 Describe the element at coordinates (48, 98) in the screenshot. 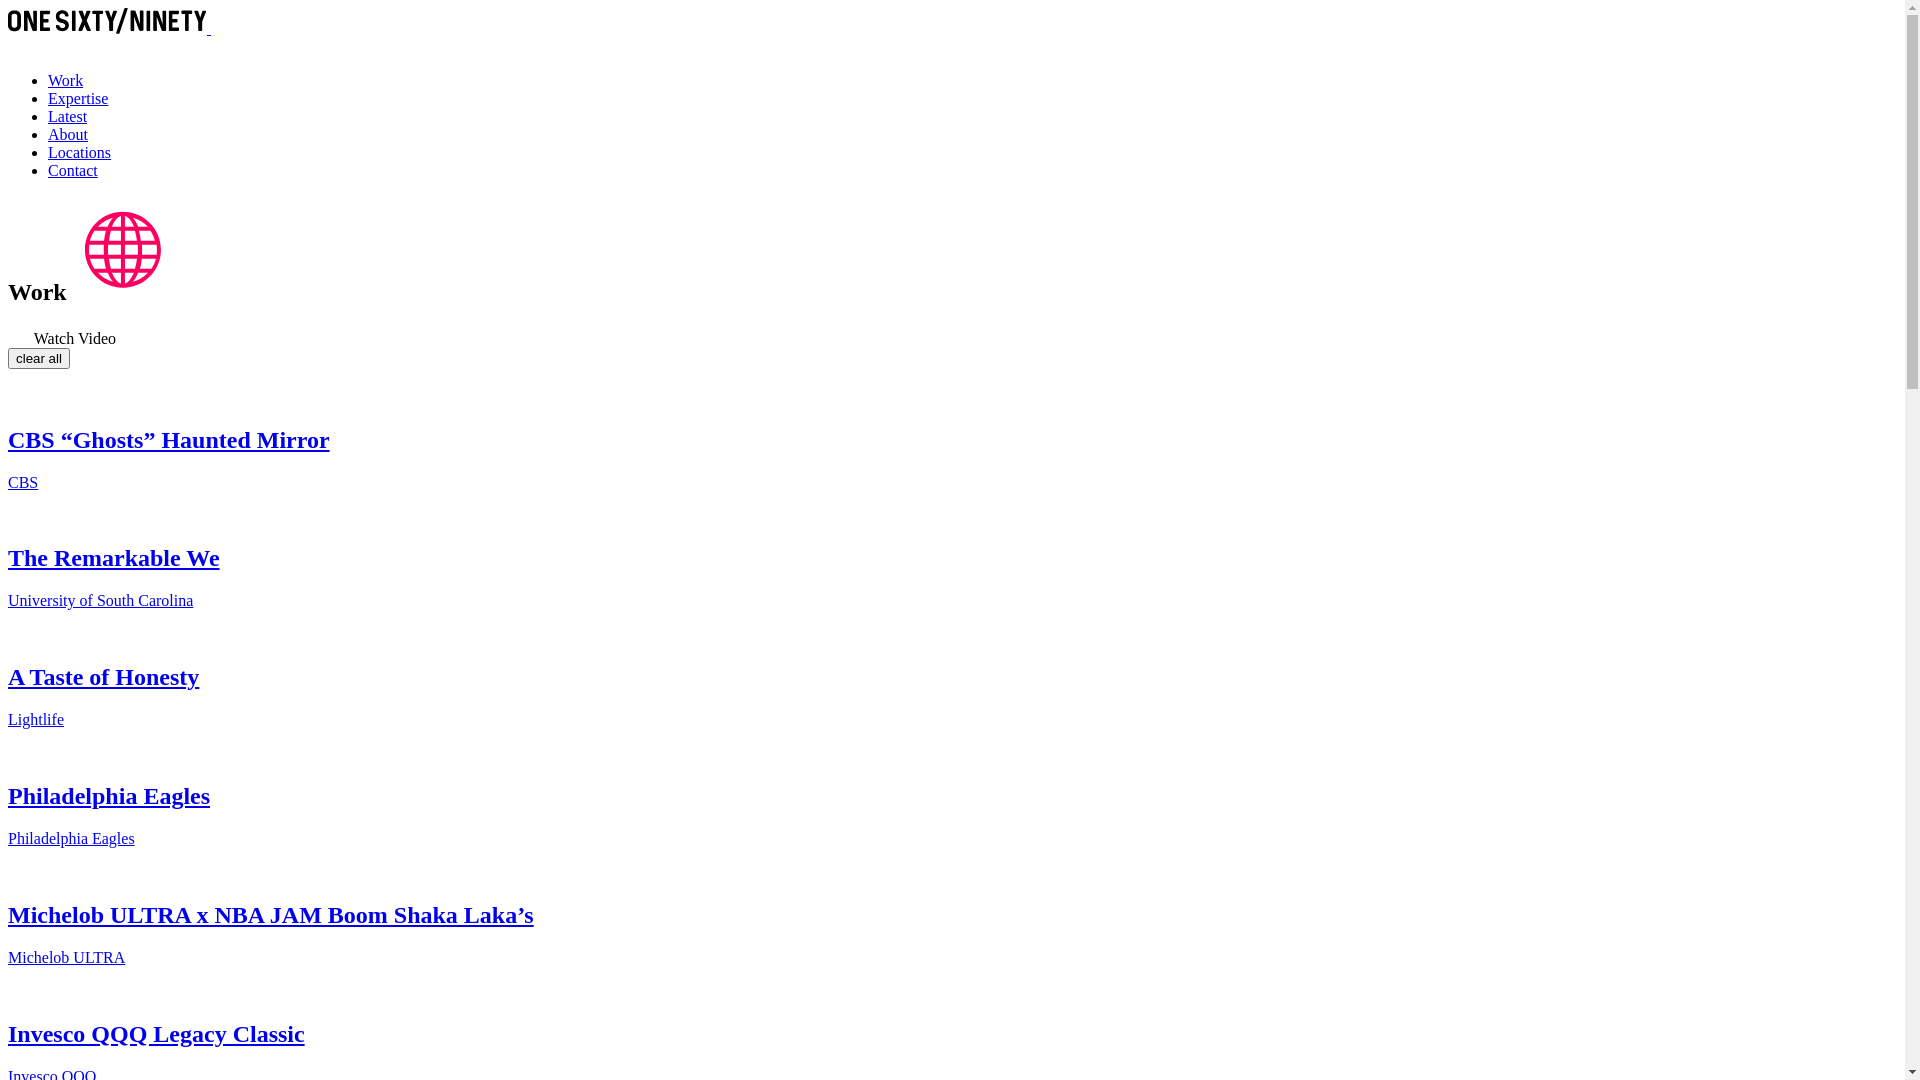

I see `'Expertise'` at that location.